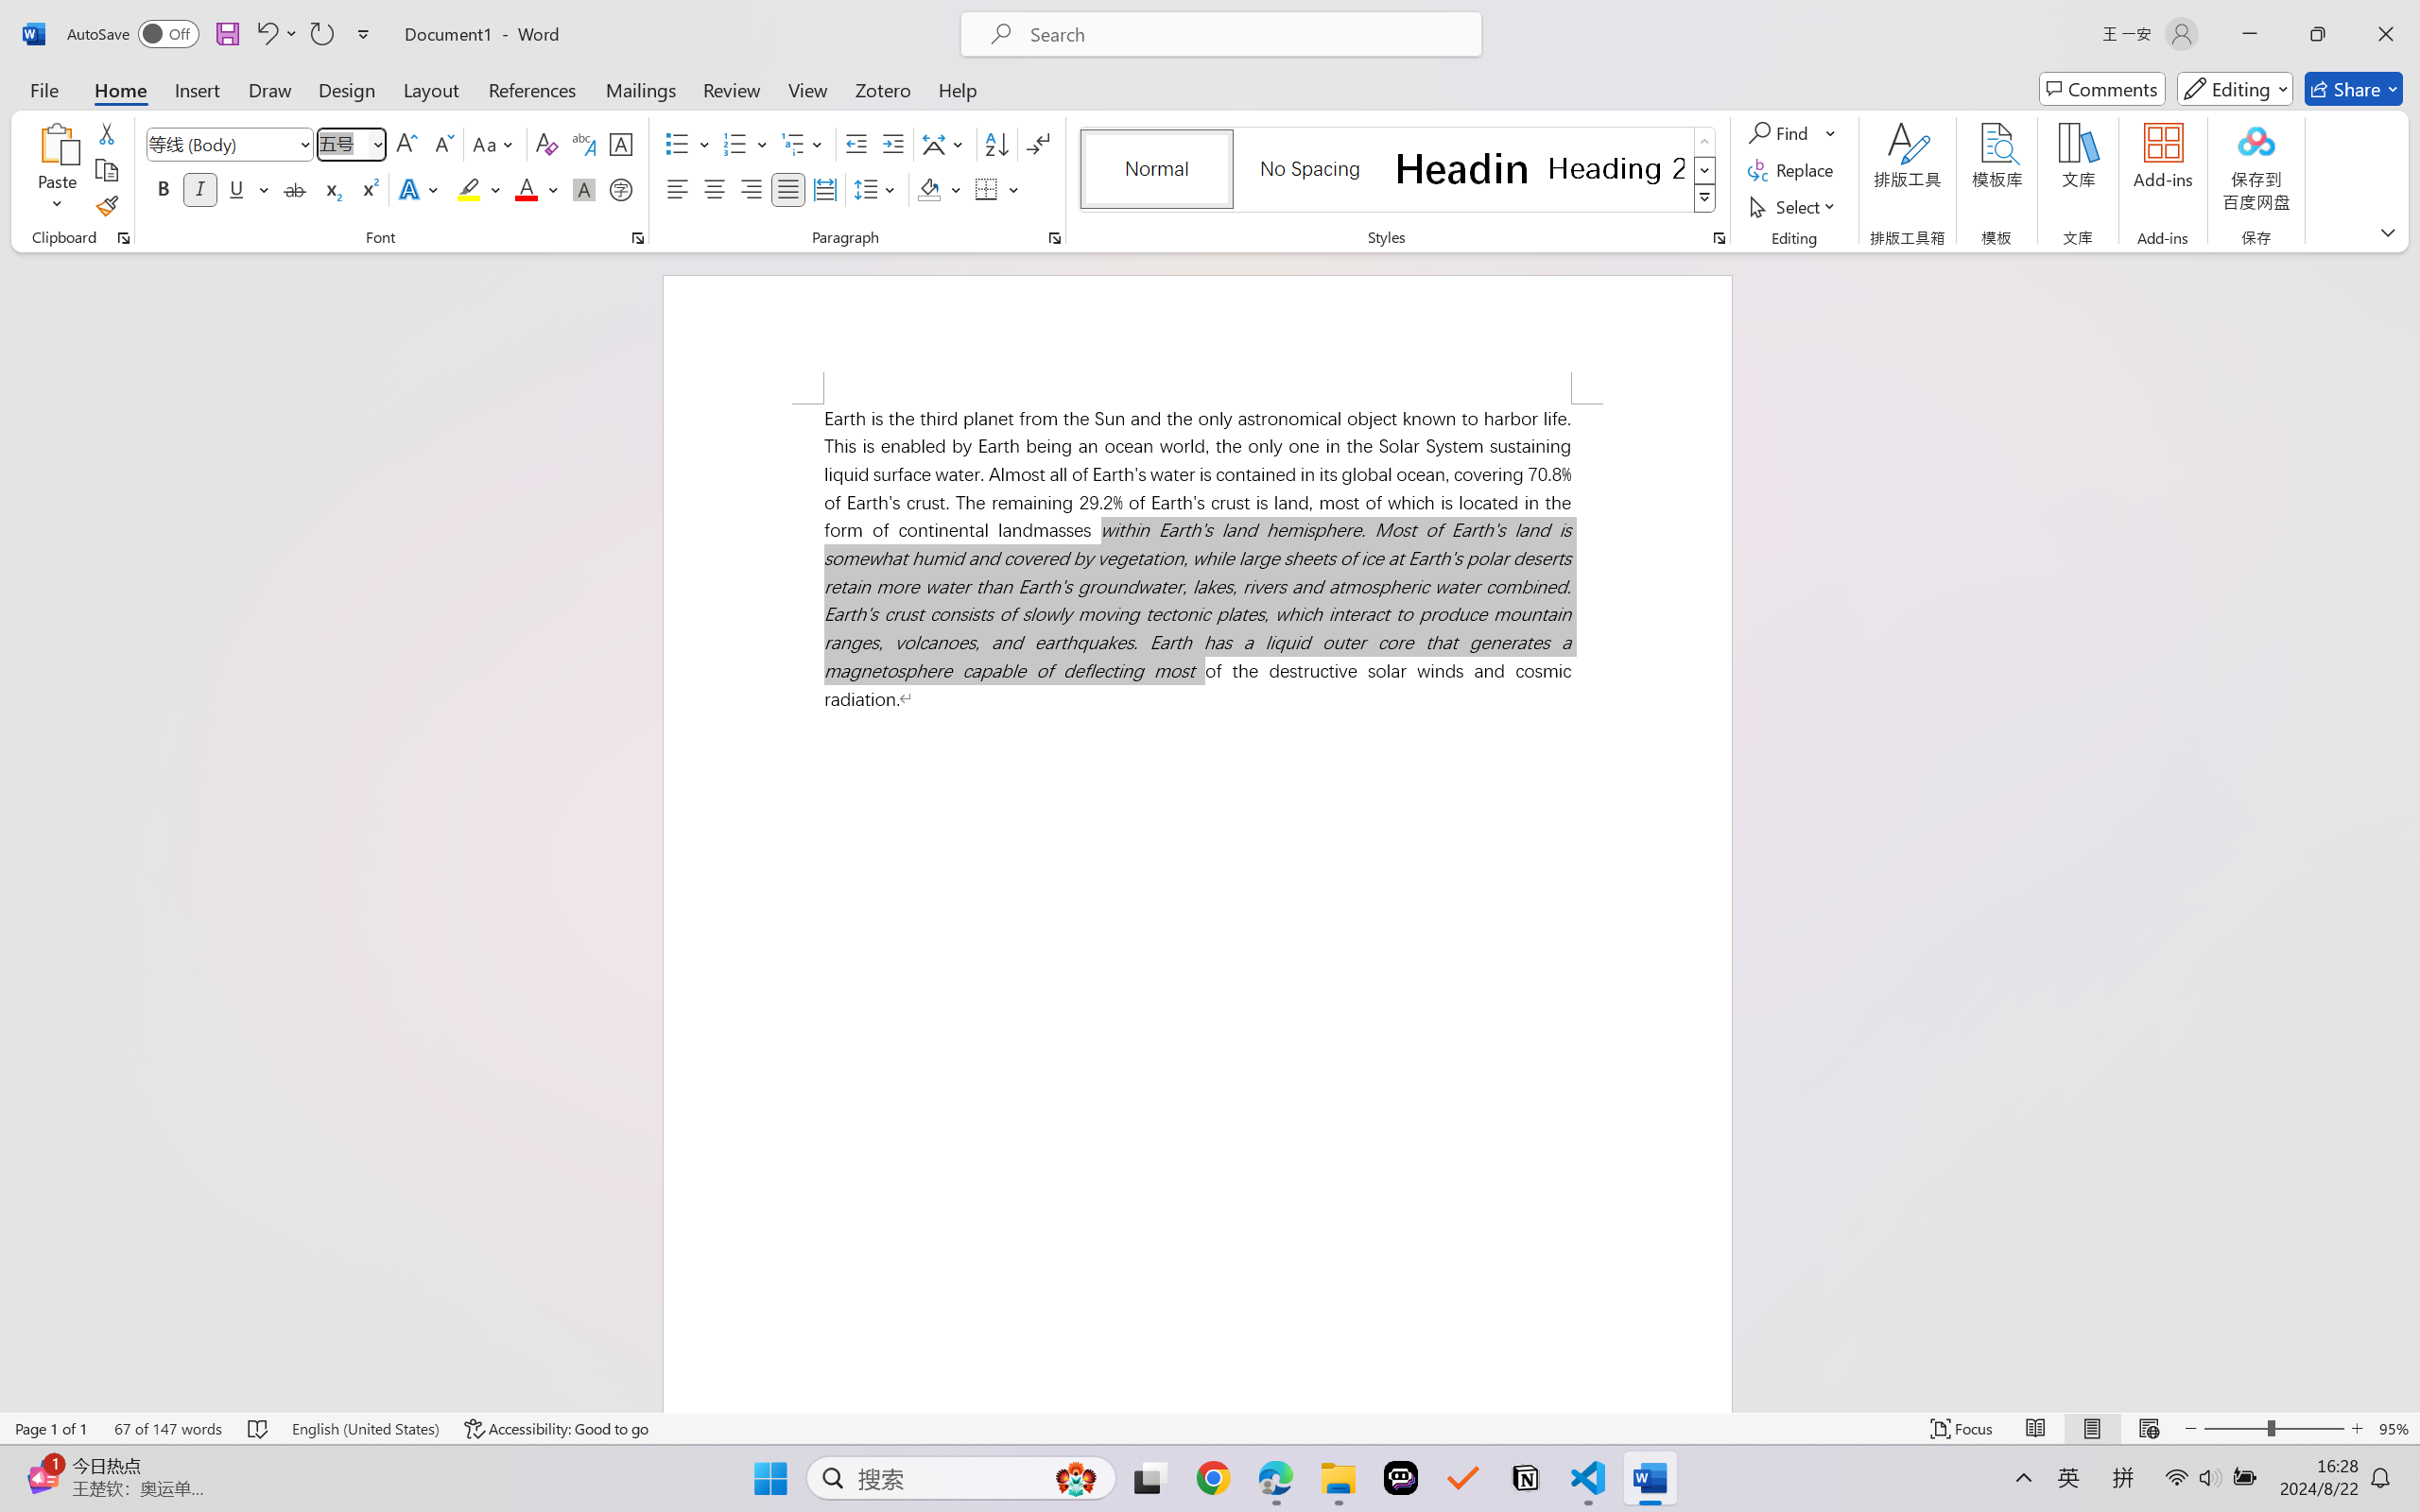  Describe the element at coordinates (804, 144) in the screenshot. I see `'Multilevel List'` at that location.